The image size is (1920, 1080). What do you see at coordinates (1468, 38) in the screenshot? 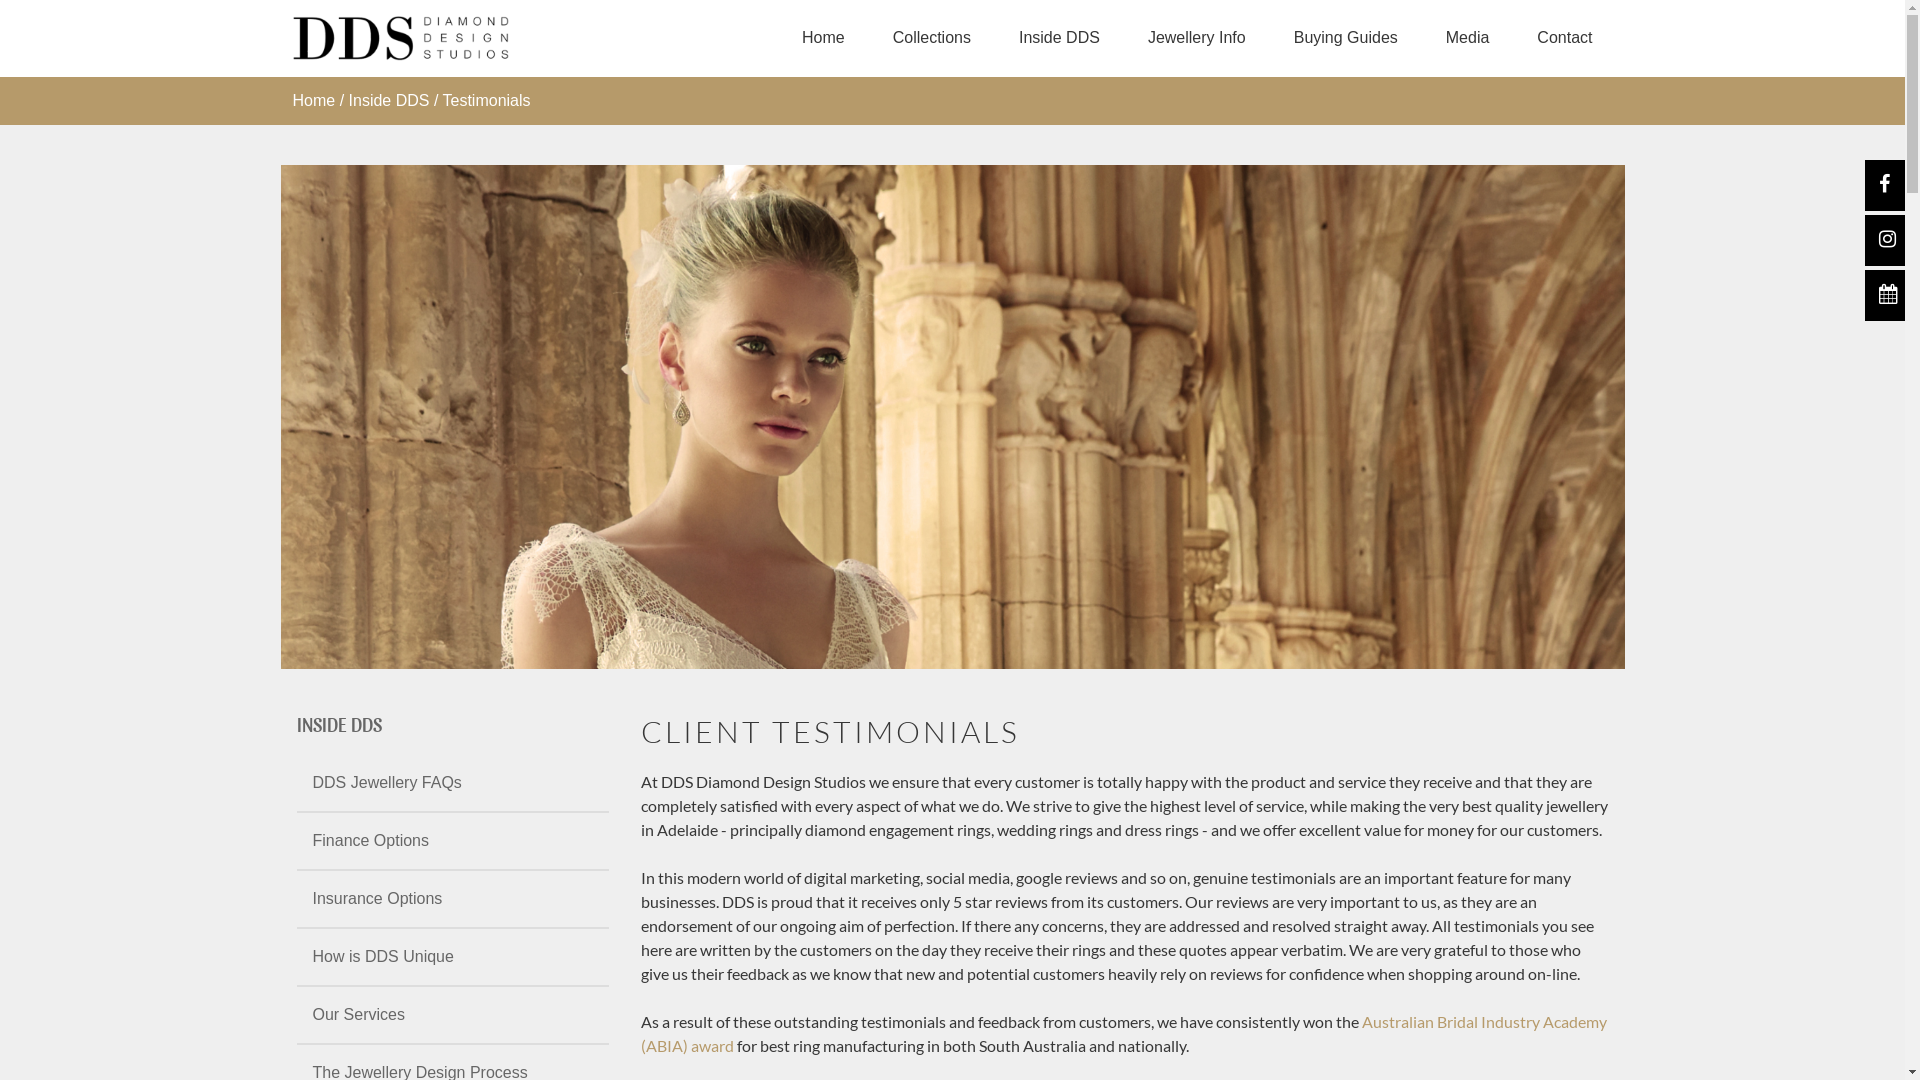
I see `'Media'` at bounding box center [1468, 38].